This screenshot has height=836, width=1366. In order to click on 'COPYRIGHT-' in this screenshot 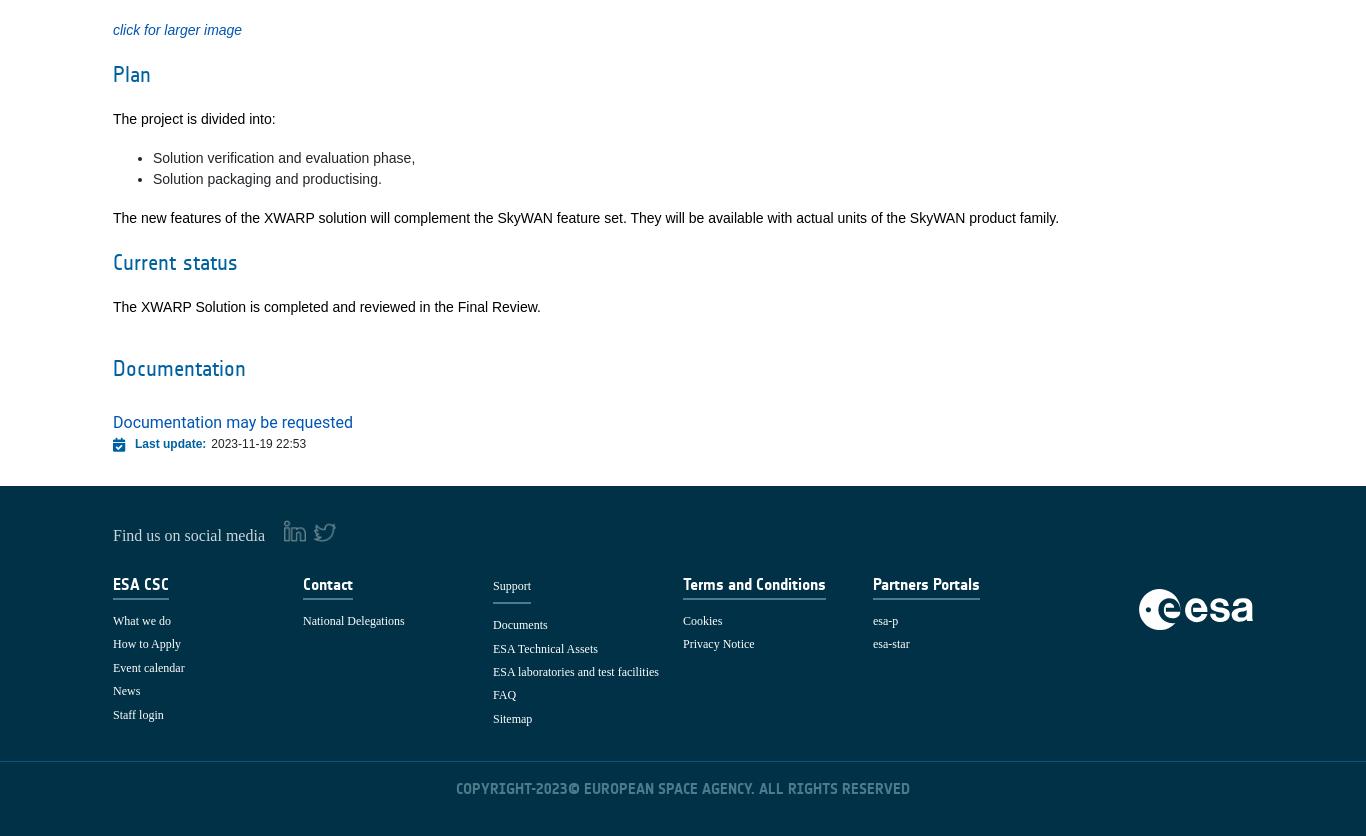, I will do `click(454, 788)`.